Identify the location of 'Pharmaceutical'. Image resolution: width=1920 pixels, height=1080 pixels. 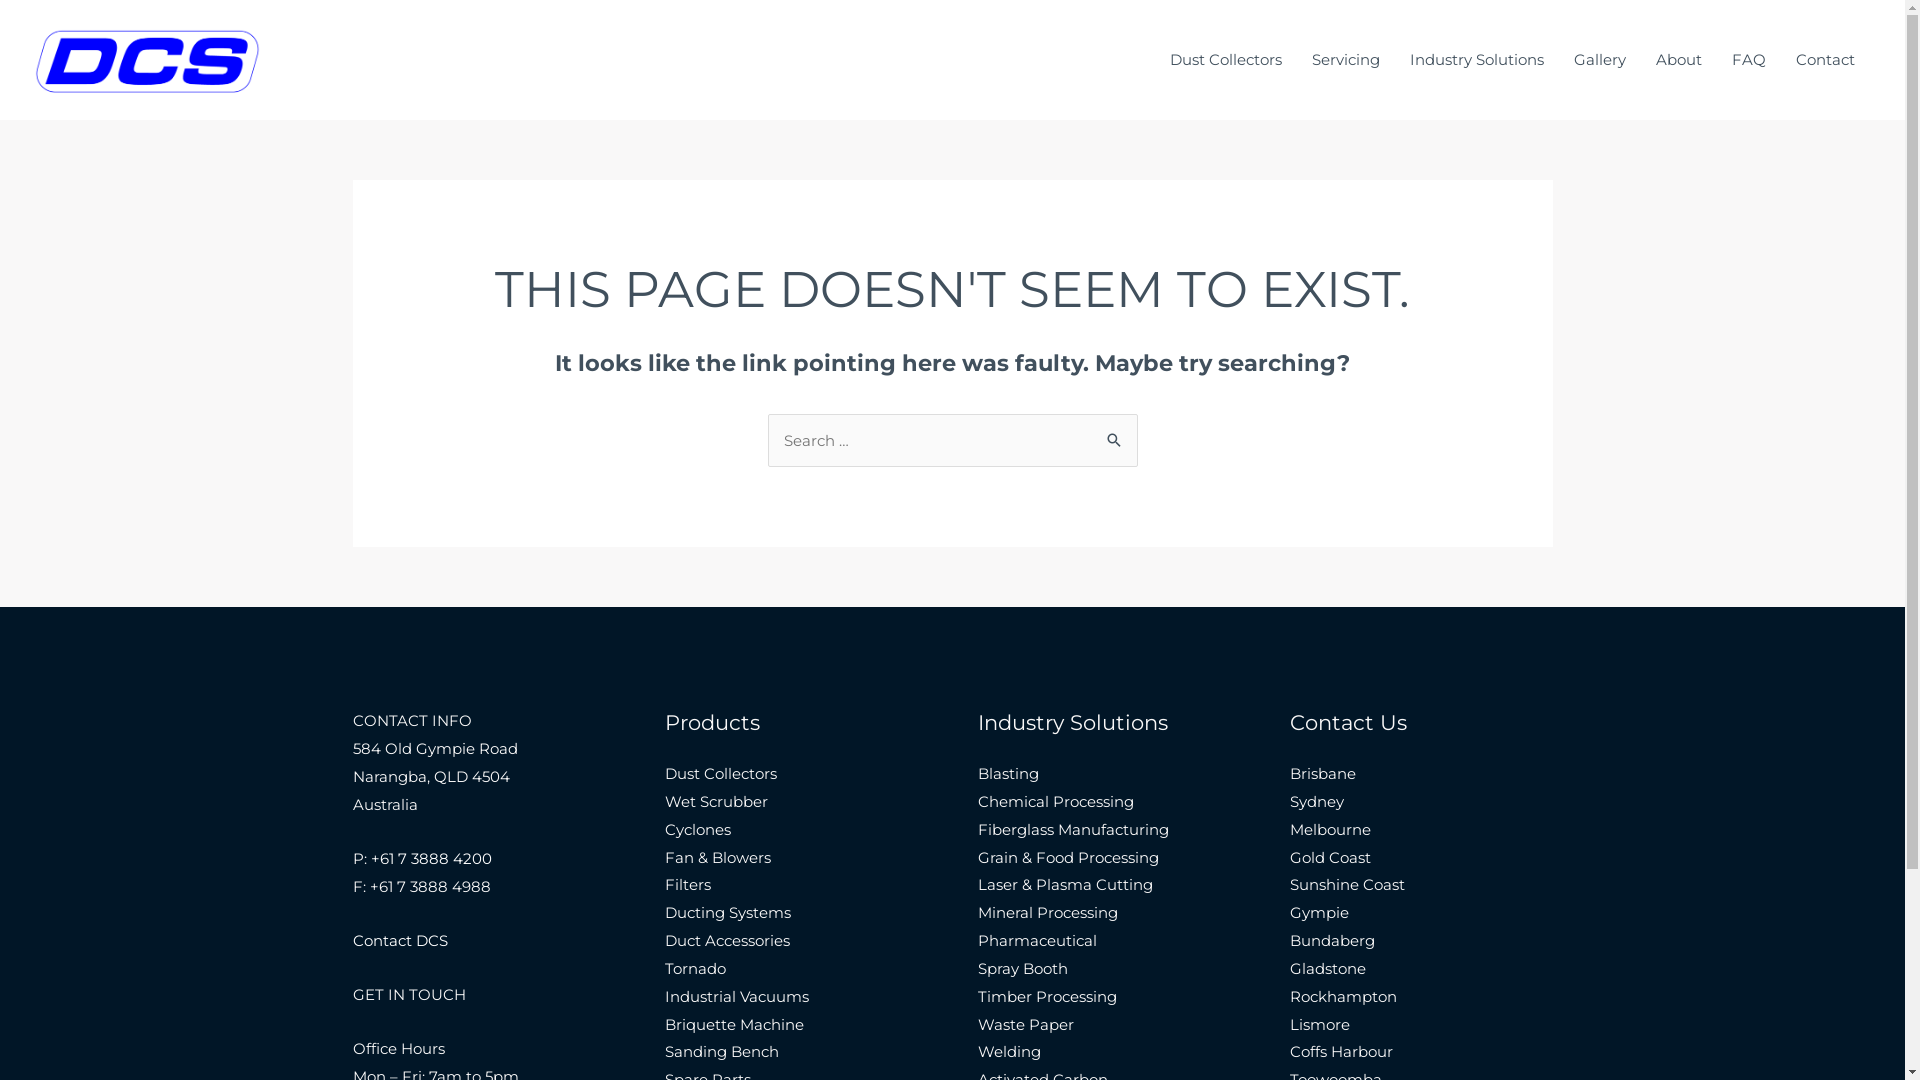
(1037, 940).